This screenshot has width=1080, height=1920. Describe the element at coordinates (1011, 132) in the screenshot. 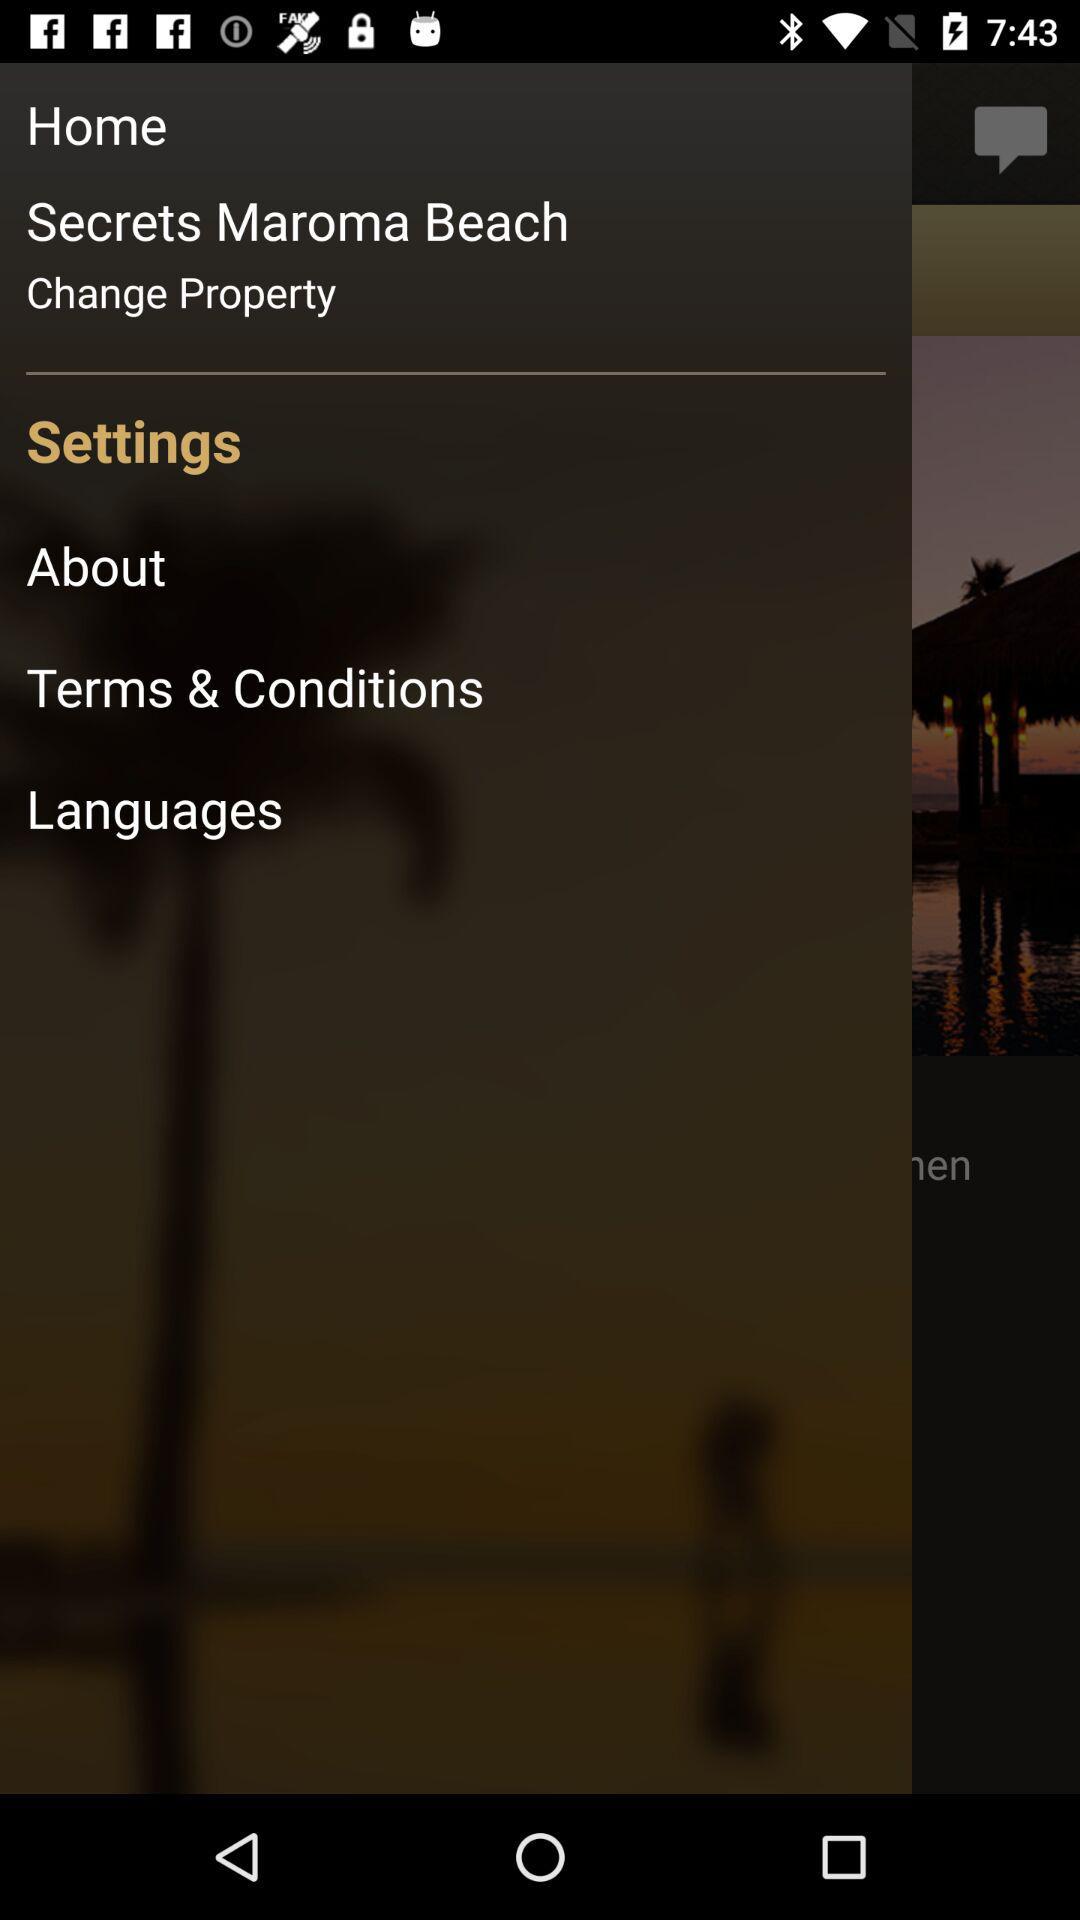

I see `the chat icon` at that location.